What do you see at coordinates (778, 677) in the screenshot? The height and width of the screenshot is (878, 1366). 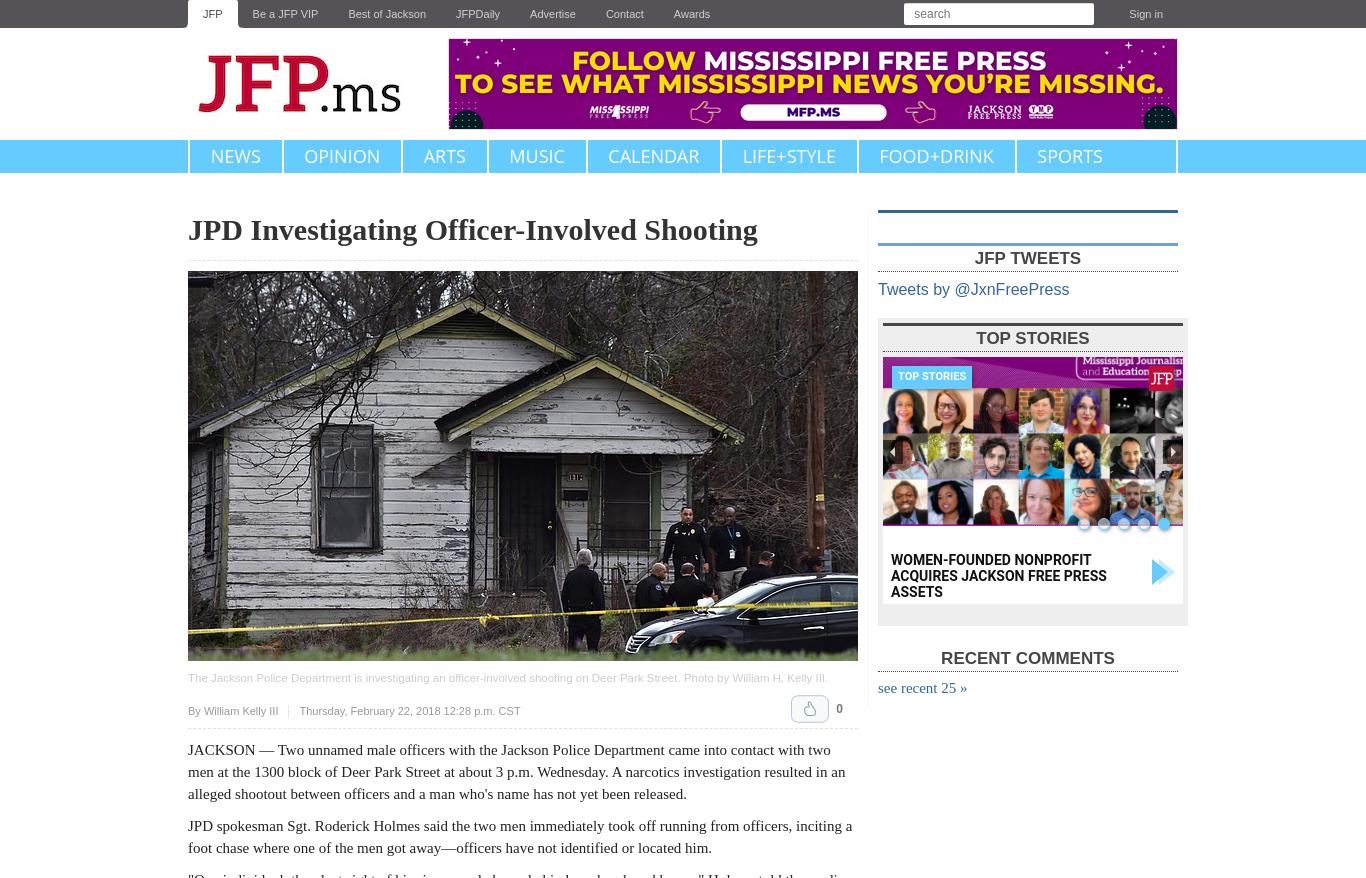 I see `'William H. Kelly III'` at bounding box center [778, 677].